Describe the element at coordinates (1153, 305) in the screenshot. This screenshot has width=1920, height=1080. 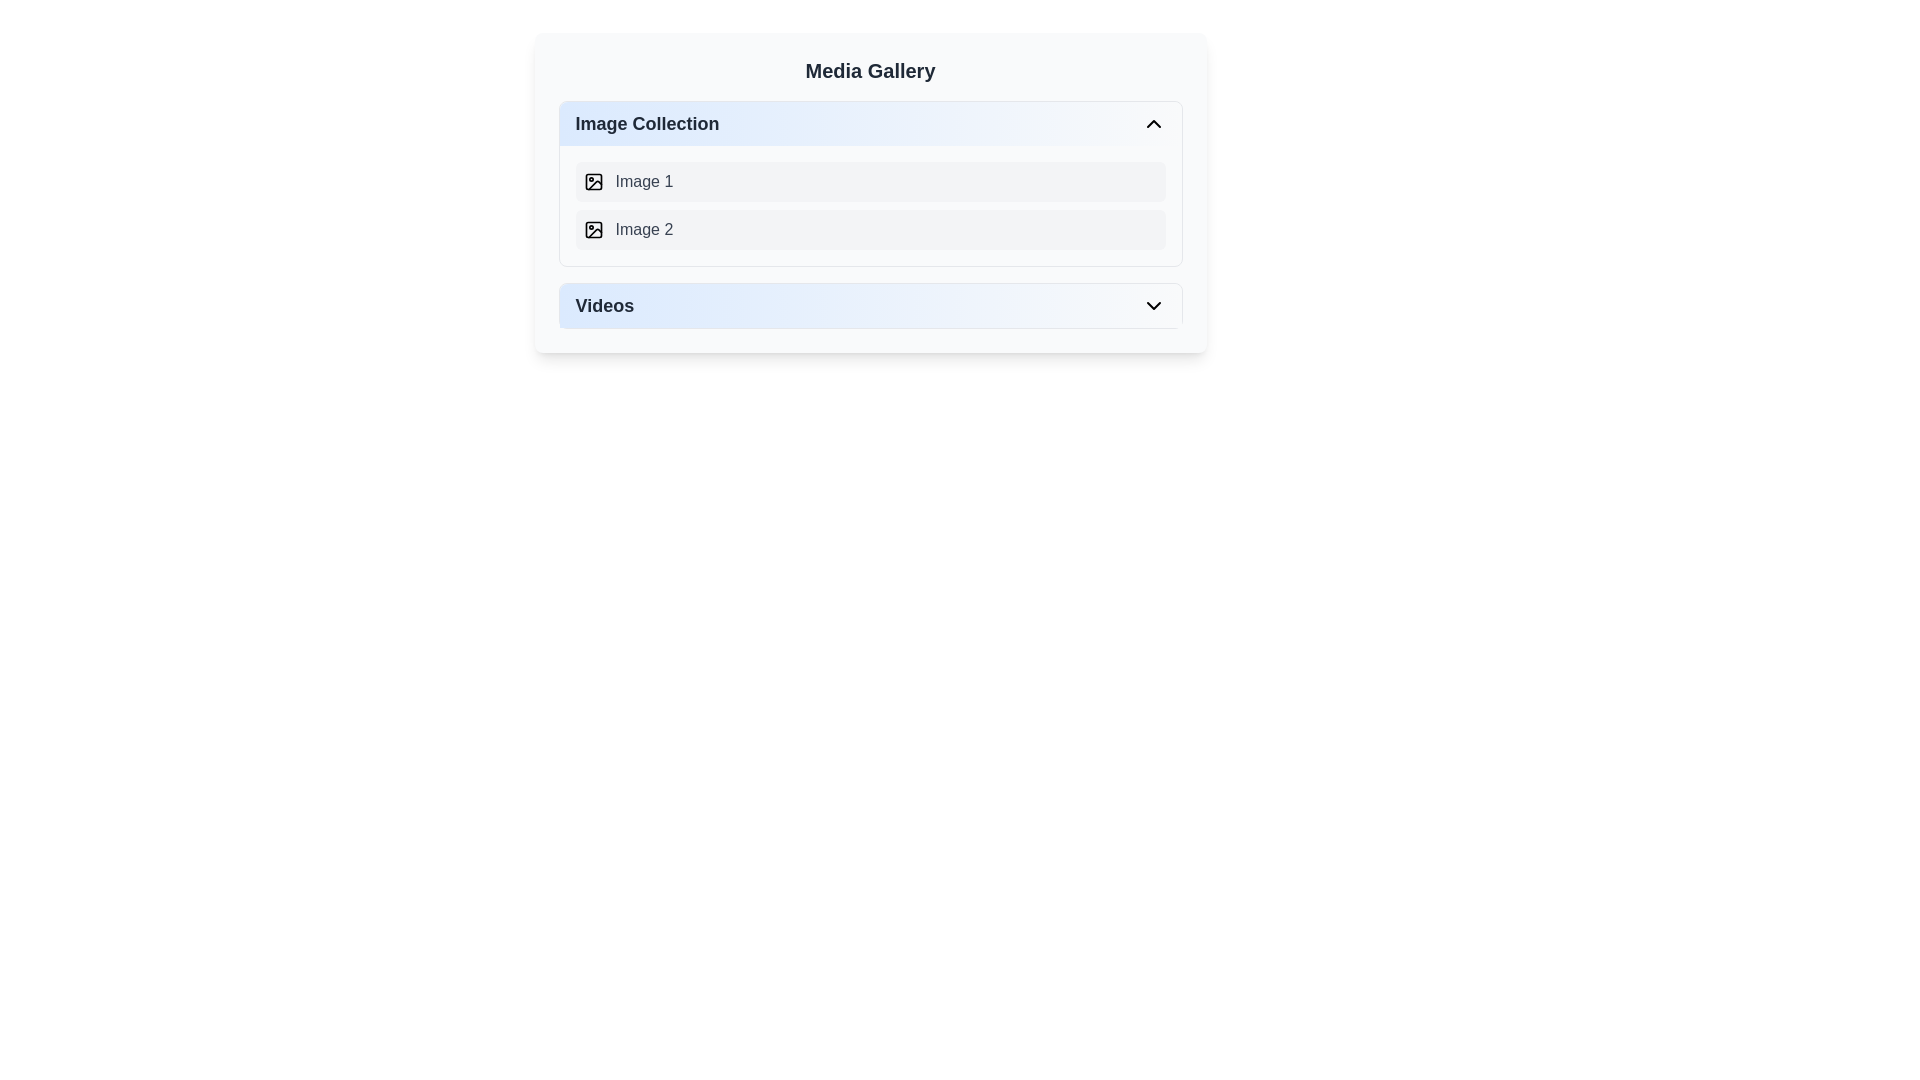
I see `the expand/collapse icon located to the far right of the 'Videos' section header` at that location.